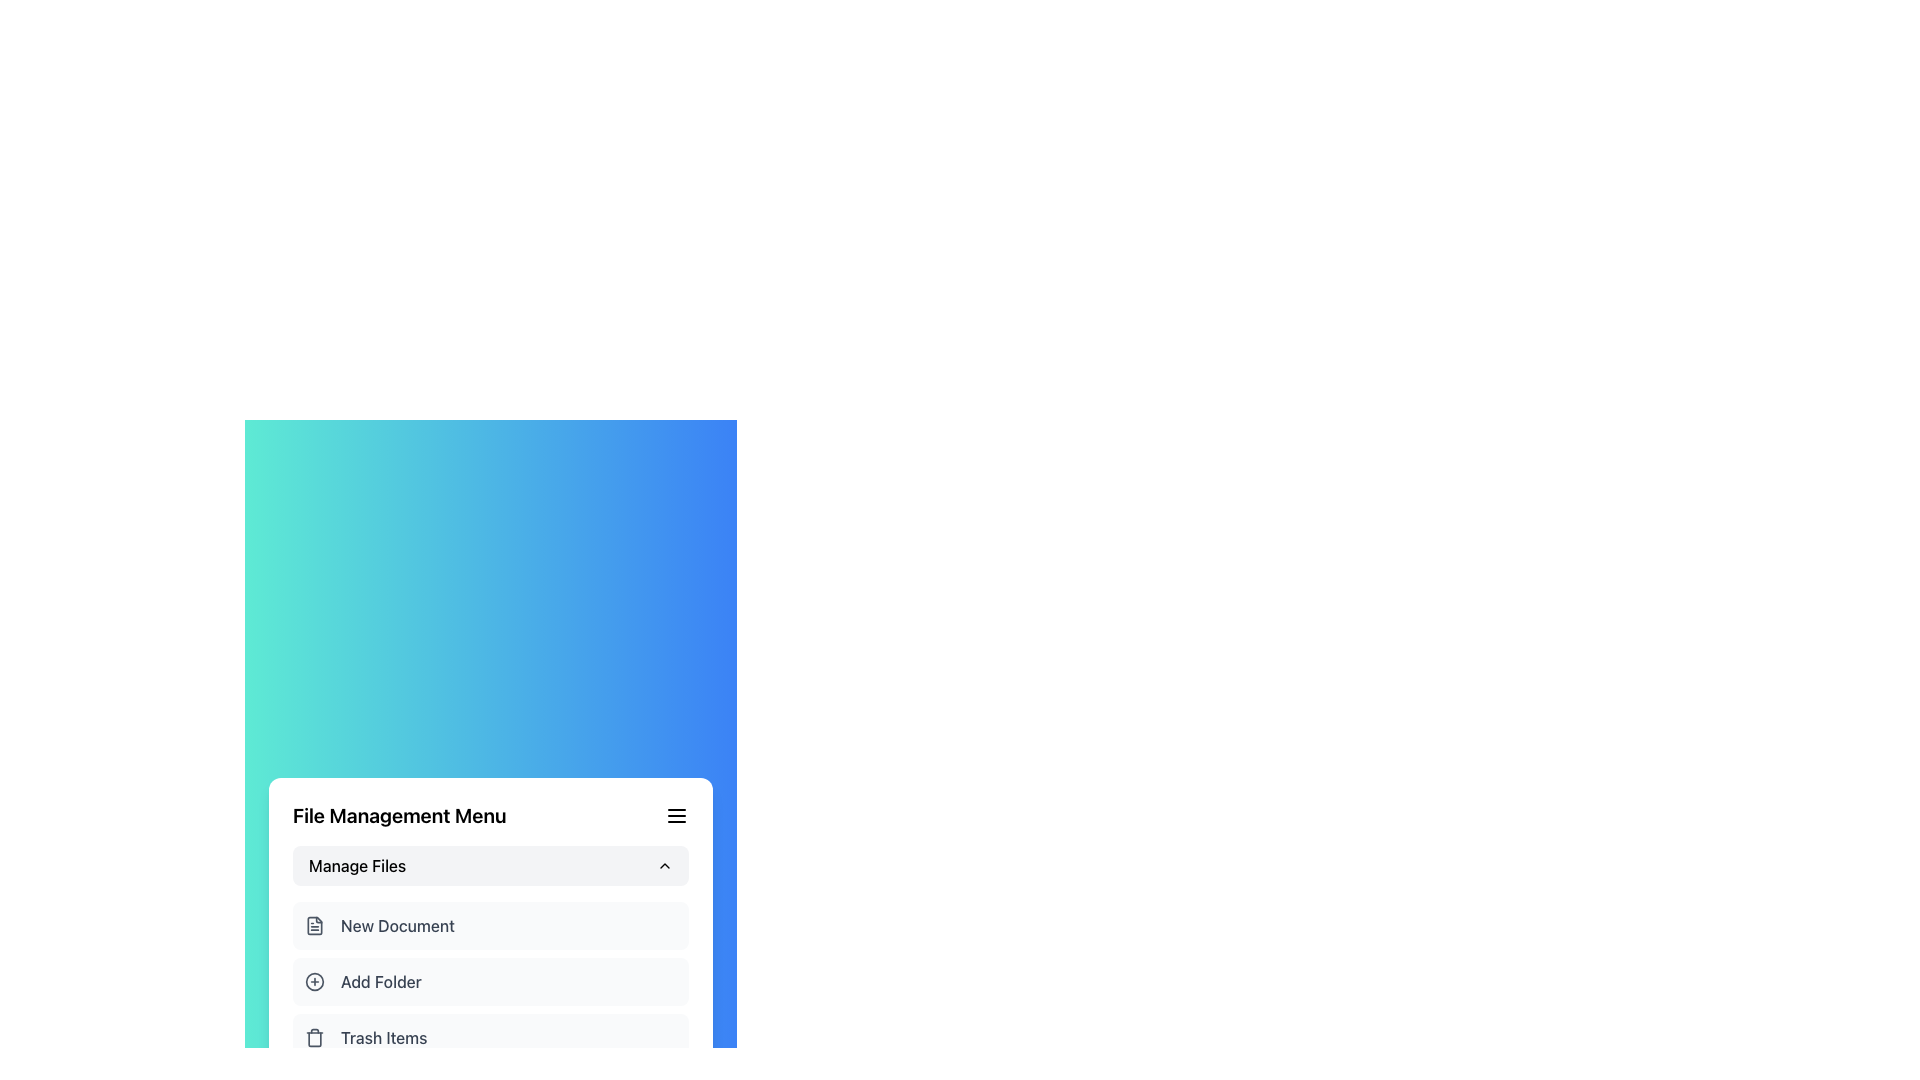 The image size is (1920, 1080). Describe the element at coordinates (490, 925) in the screenshot. I see `the 'New Document' button, which is the first item in the file management menu, to observe the background color change` at that location.